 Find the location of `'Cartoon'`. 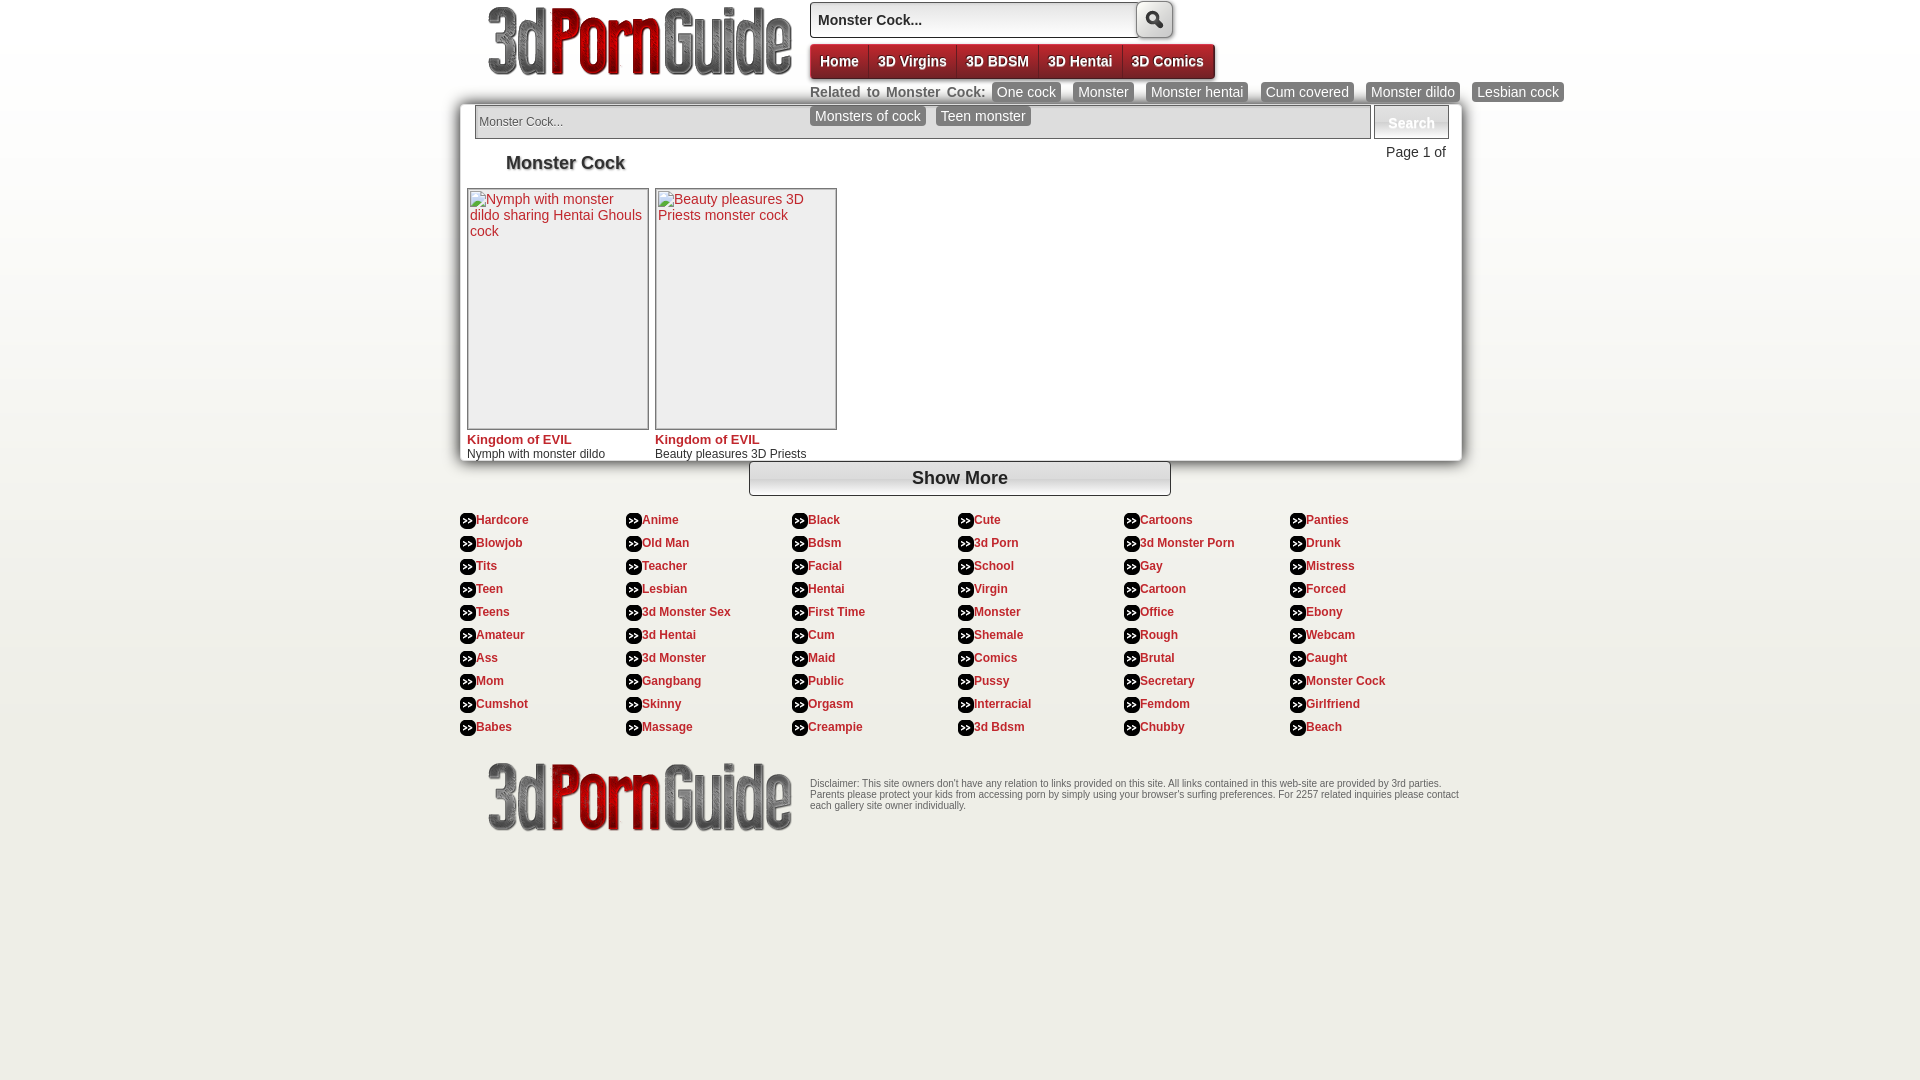

'Cartoon' is located at coordinates (1162, 588).